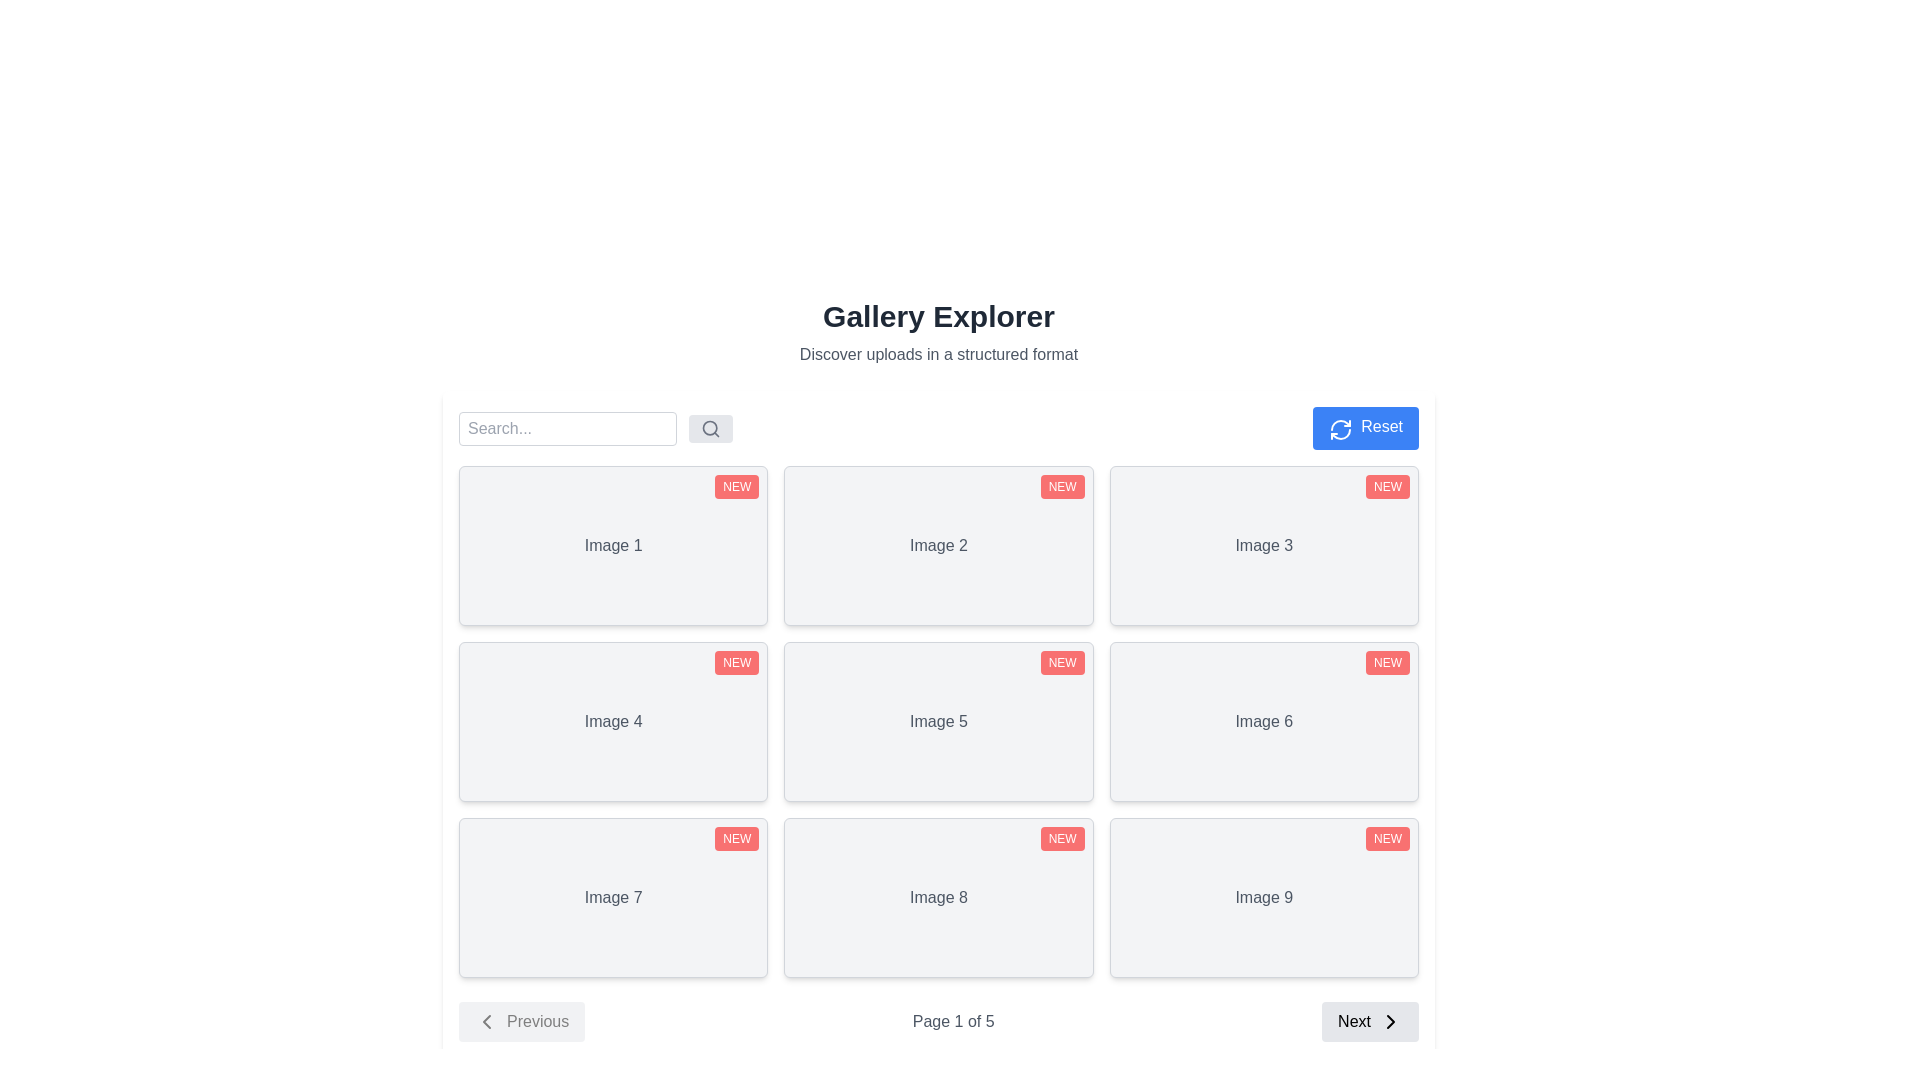  Describe the element at coordinates (612, 721) in the screenshot. I see `the gray-colored text label displaying 'Image 4' located in the middle of the first card in the second row of a 3x3 grid layout` at that location.